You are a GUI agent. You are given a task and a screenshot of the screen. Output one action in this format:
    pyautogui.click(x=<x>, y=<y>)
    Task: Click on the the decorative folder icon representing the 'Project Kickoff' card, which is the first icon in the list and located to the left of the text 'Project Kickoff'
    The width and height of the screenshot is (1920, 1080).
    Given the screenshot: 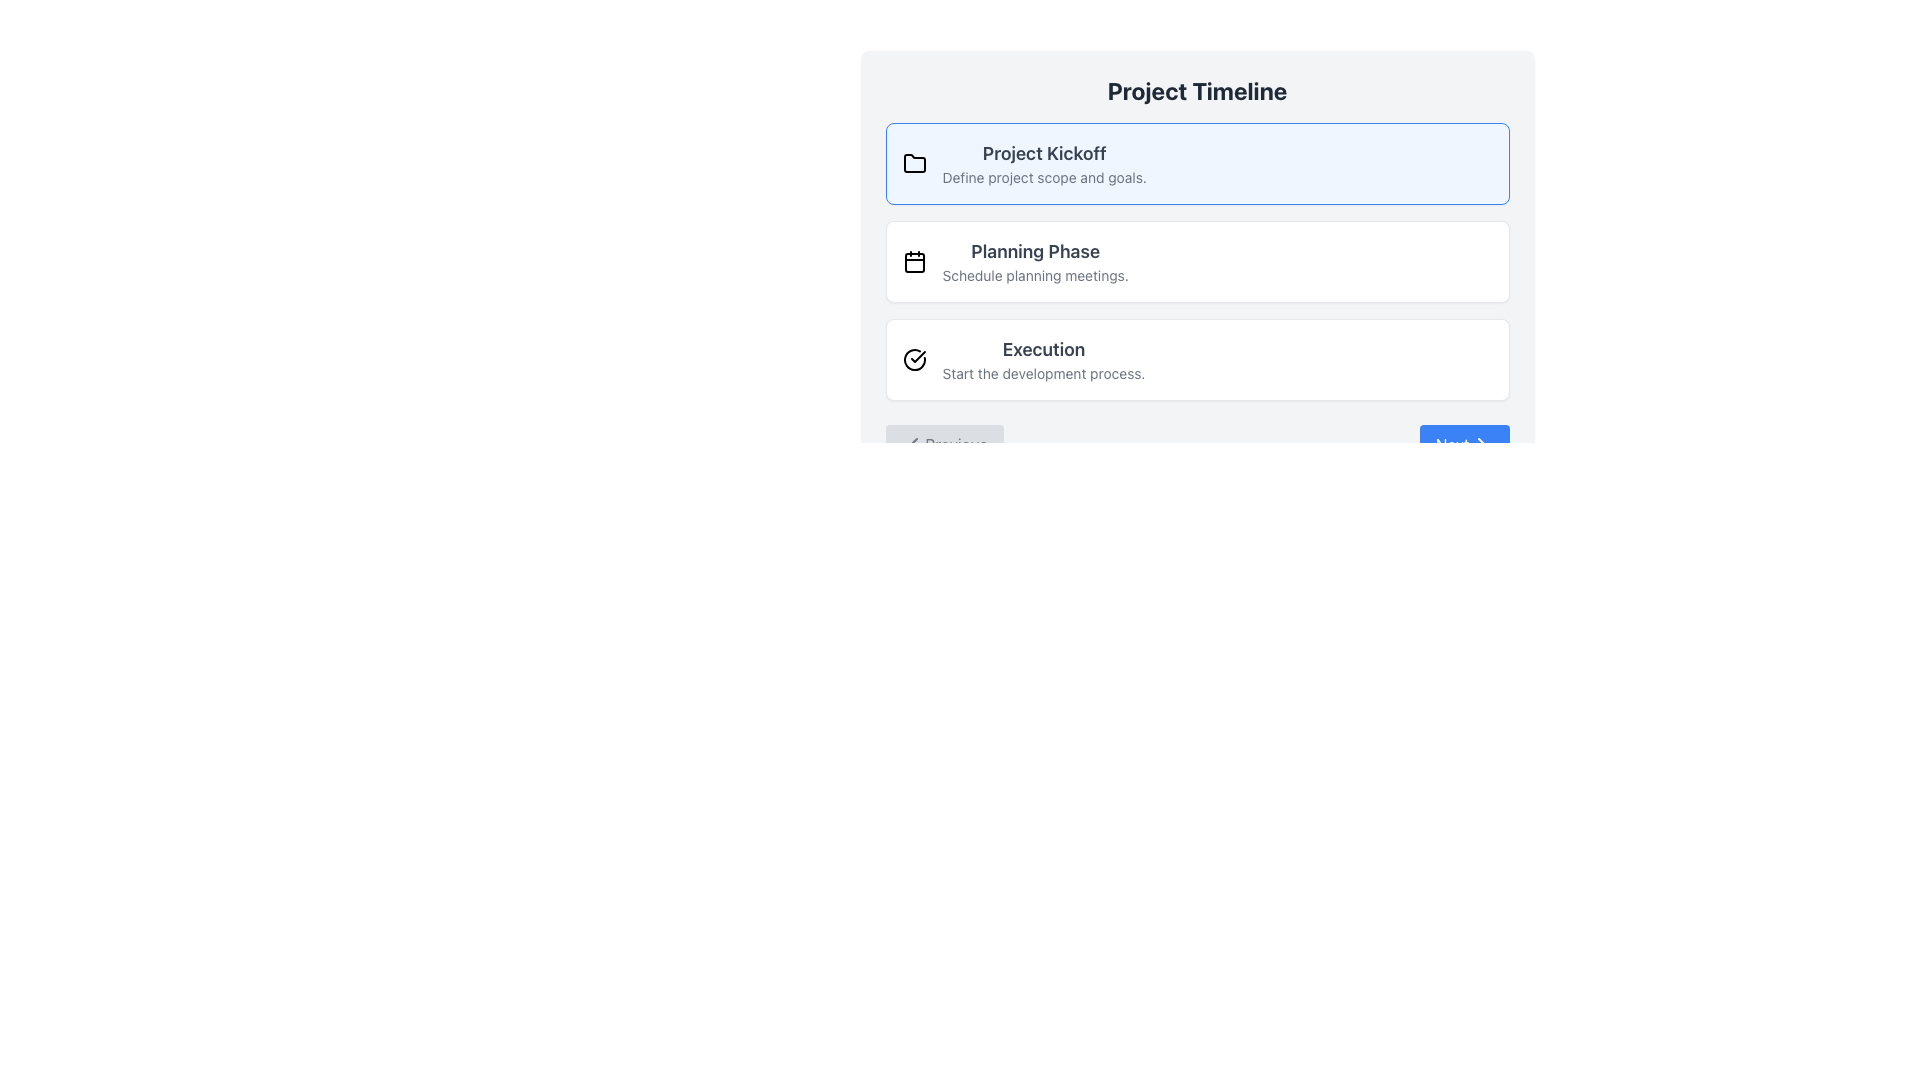 What is the action you would take?
    pyautogui.click(x=913, y=163)
    